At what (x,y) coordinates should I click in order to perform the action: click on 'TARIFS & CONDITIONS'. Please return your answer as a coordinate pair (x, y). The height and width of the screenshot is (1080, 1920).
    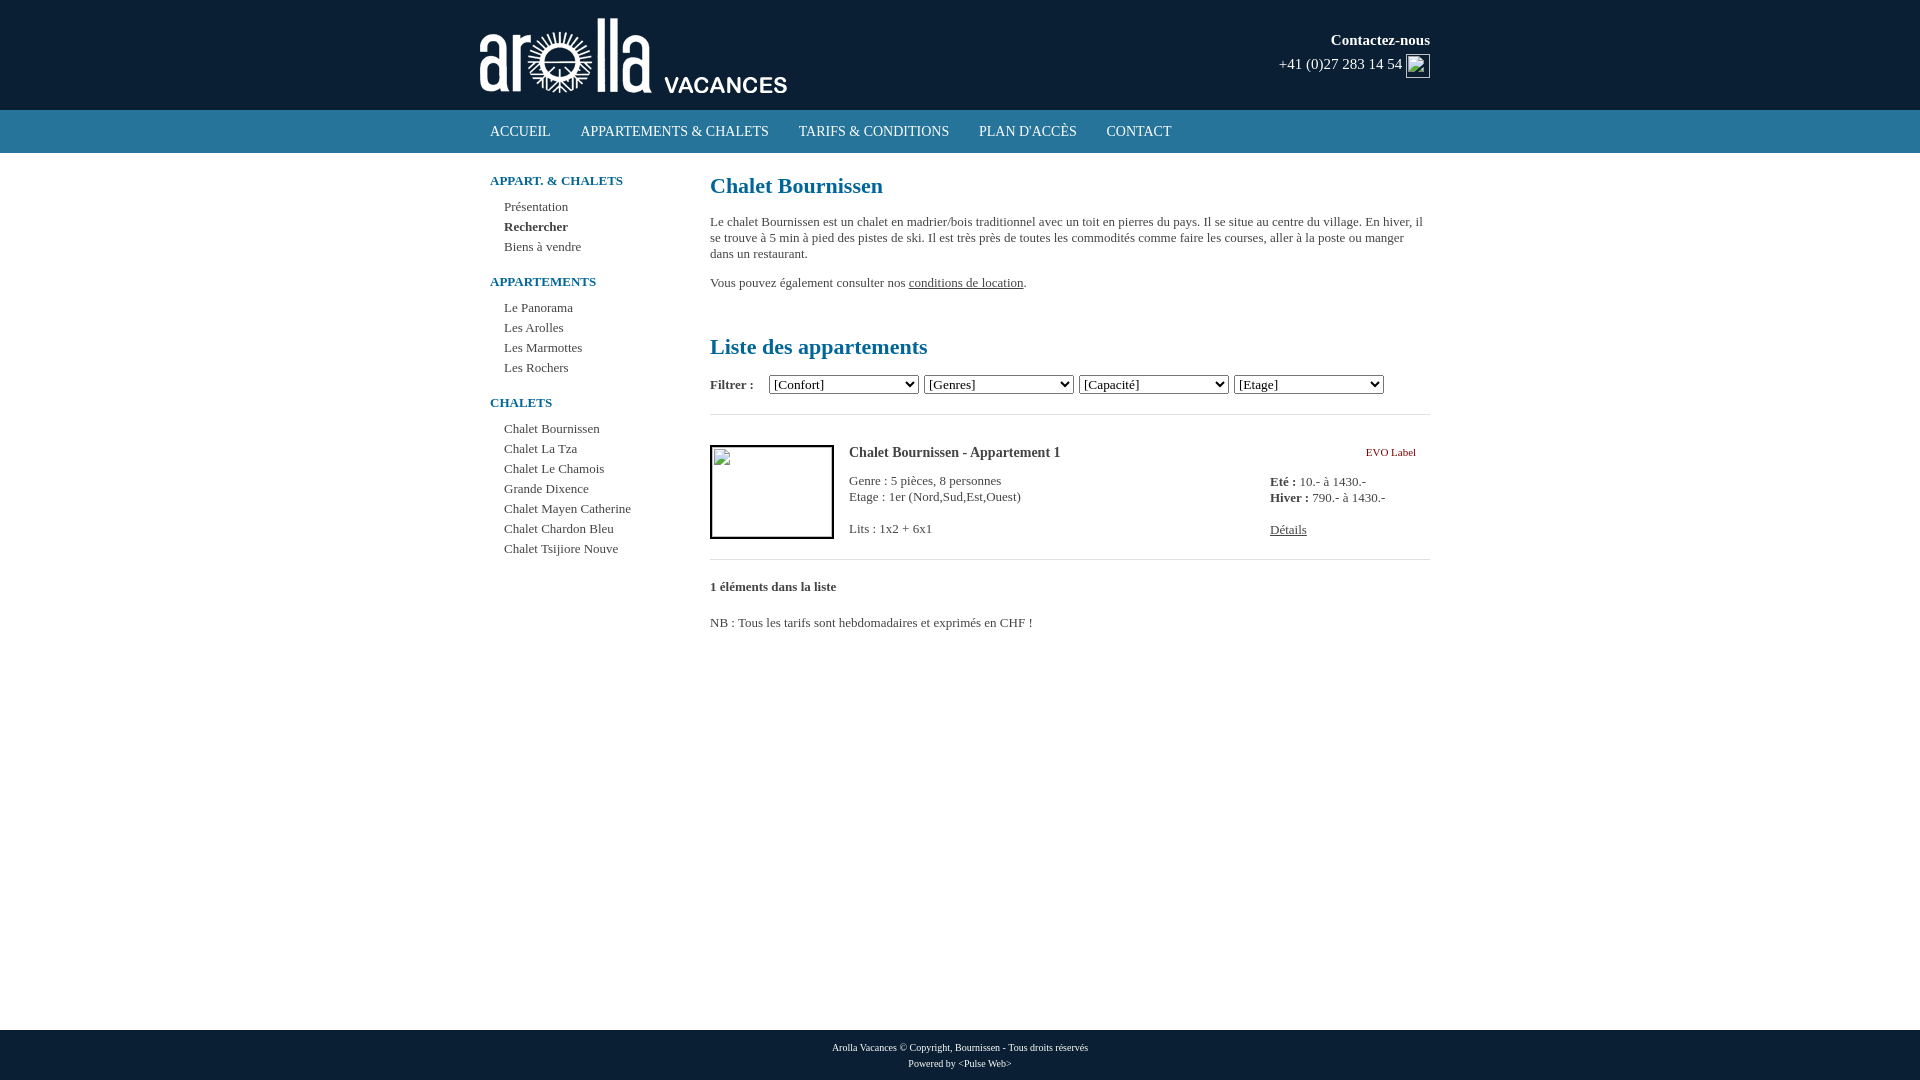
    Looking at the image, I should click on (874, 131).